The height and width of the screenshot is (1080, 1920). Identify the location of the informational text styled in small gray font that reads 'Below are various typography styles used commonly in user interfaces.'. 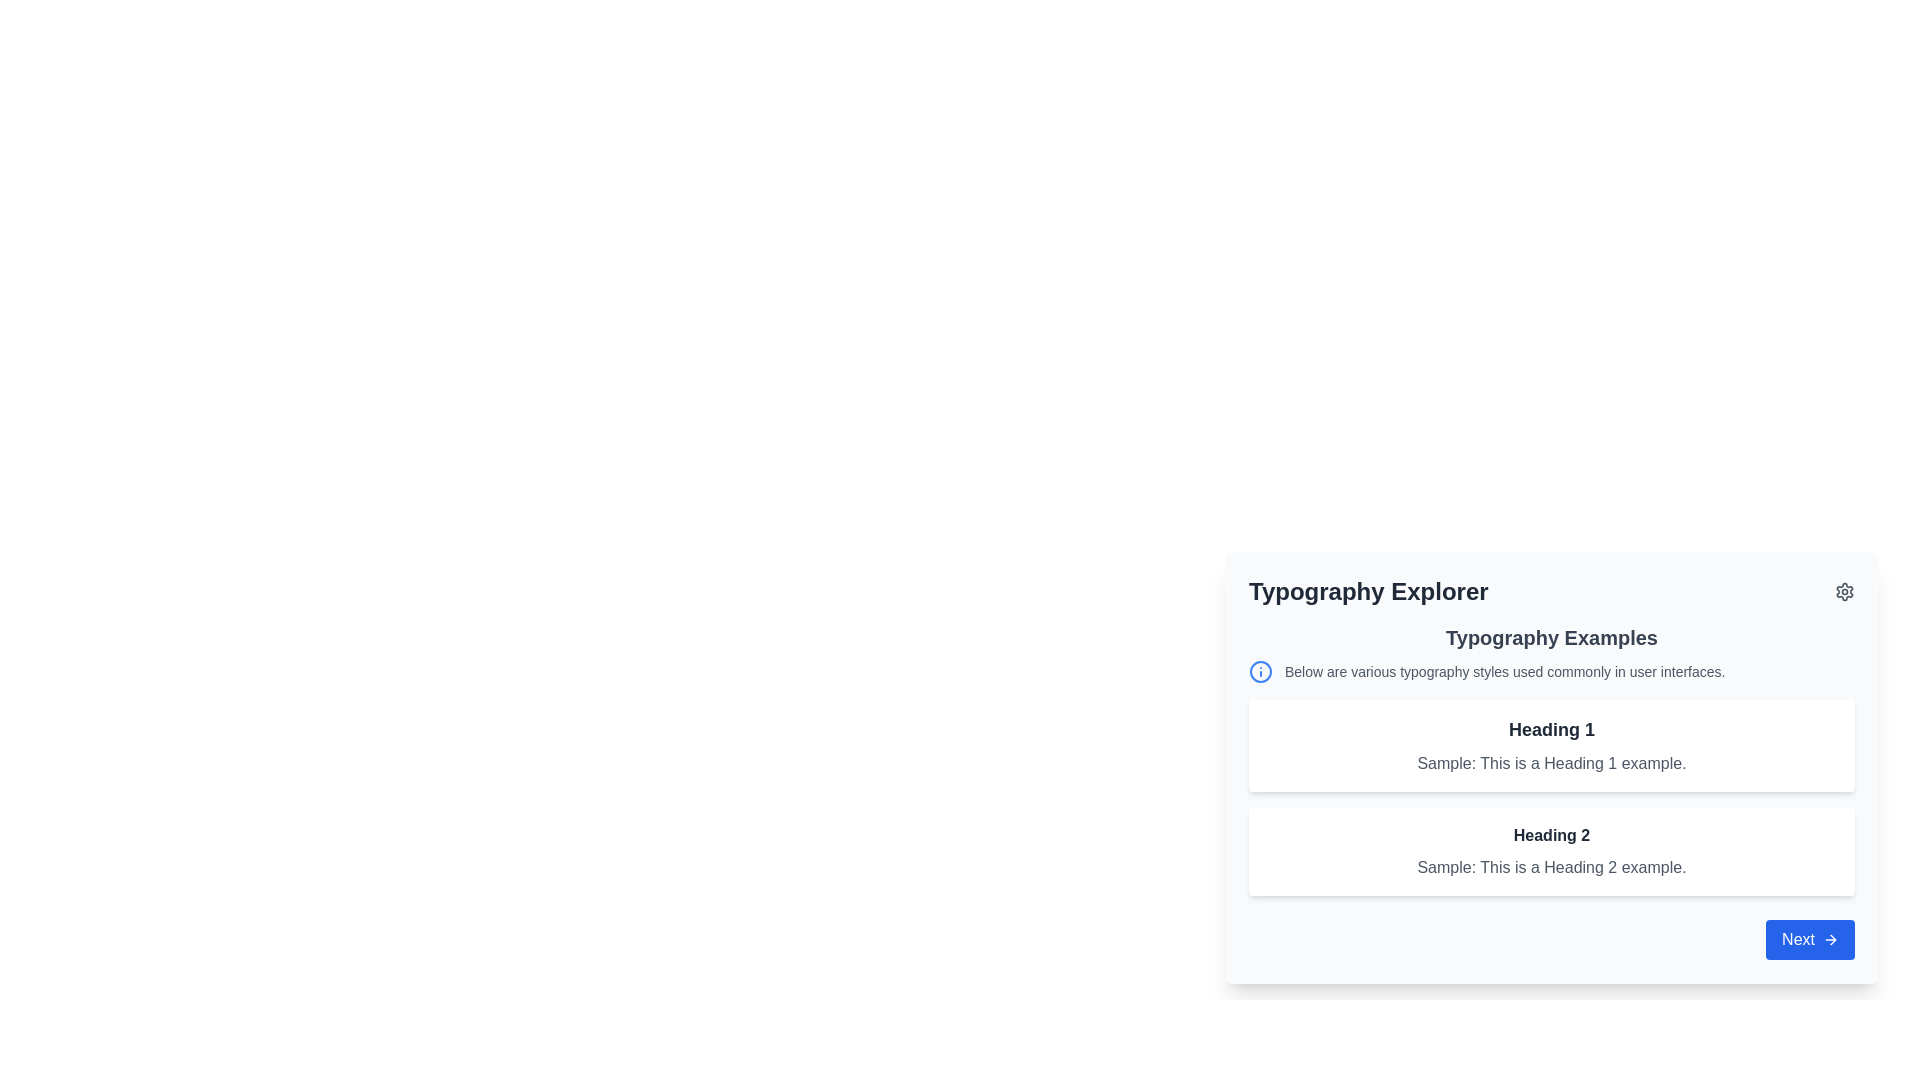
(1550, 671).